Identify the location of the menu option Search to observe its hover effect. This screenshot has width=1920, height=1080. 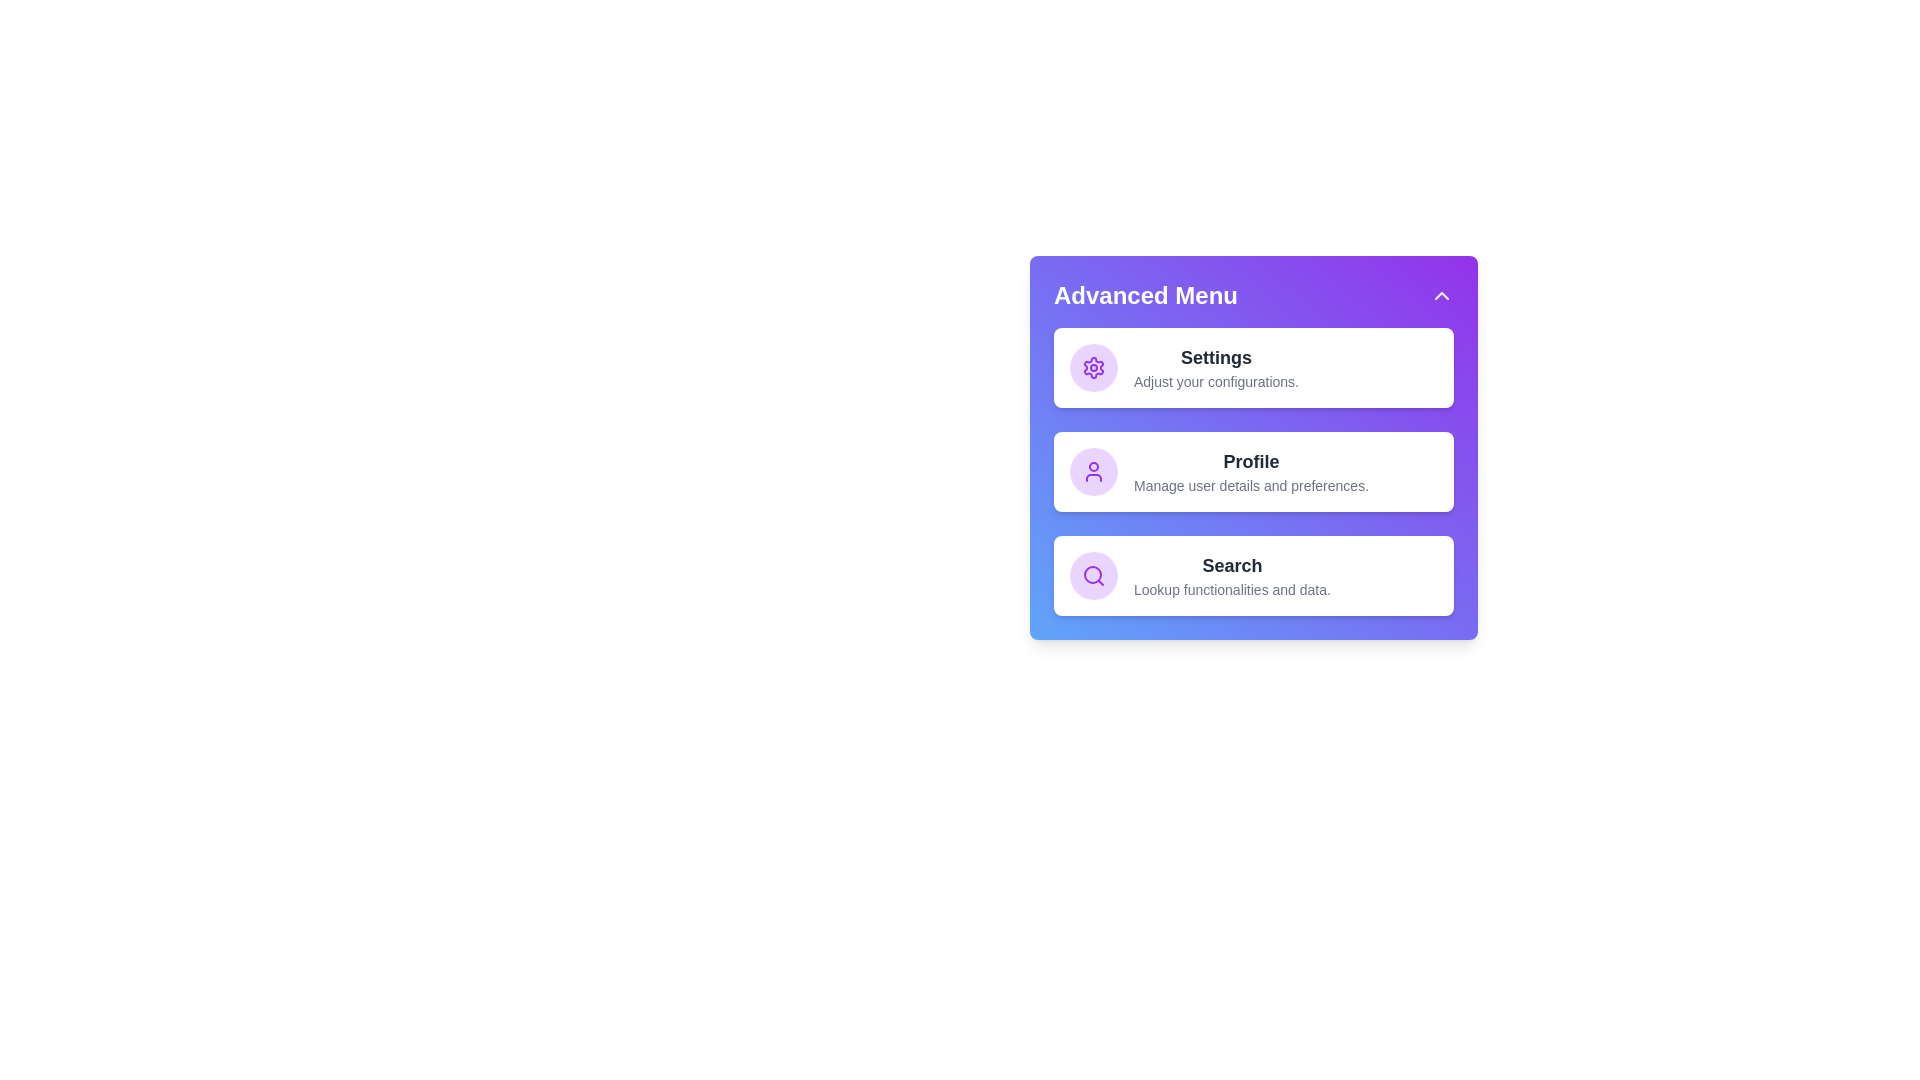
(1252, 575).